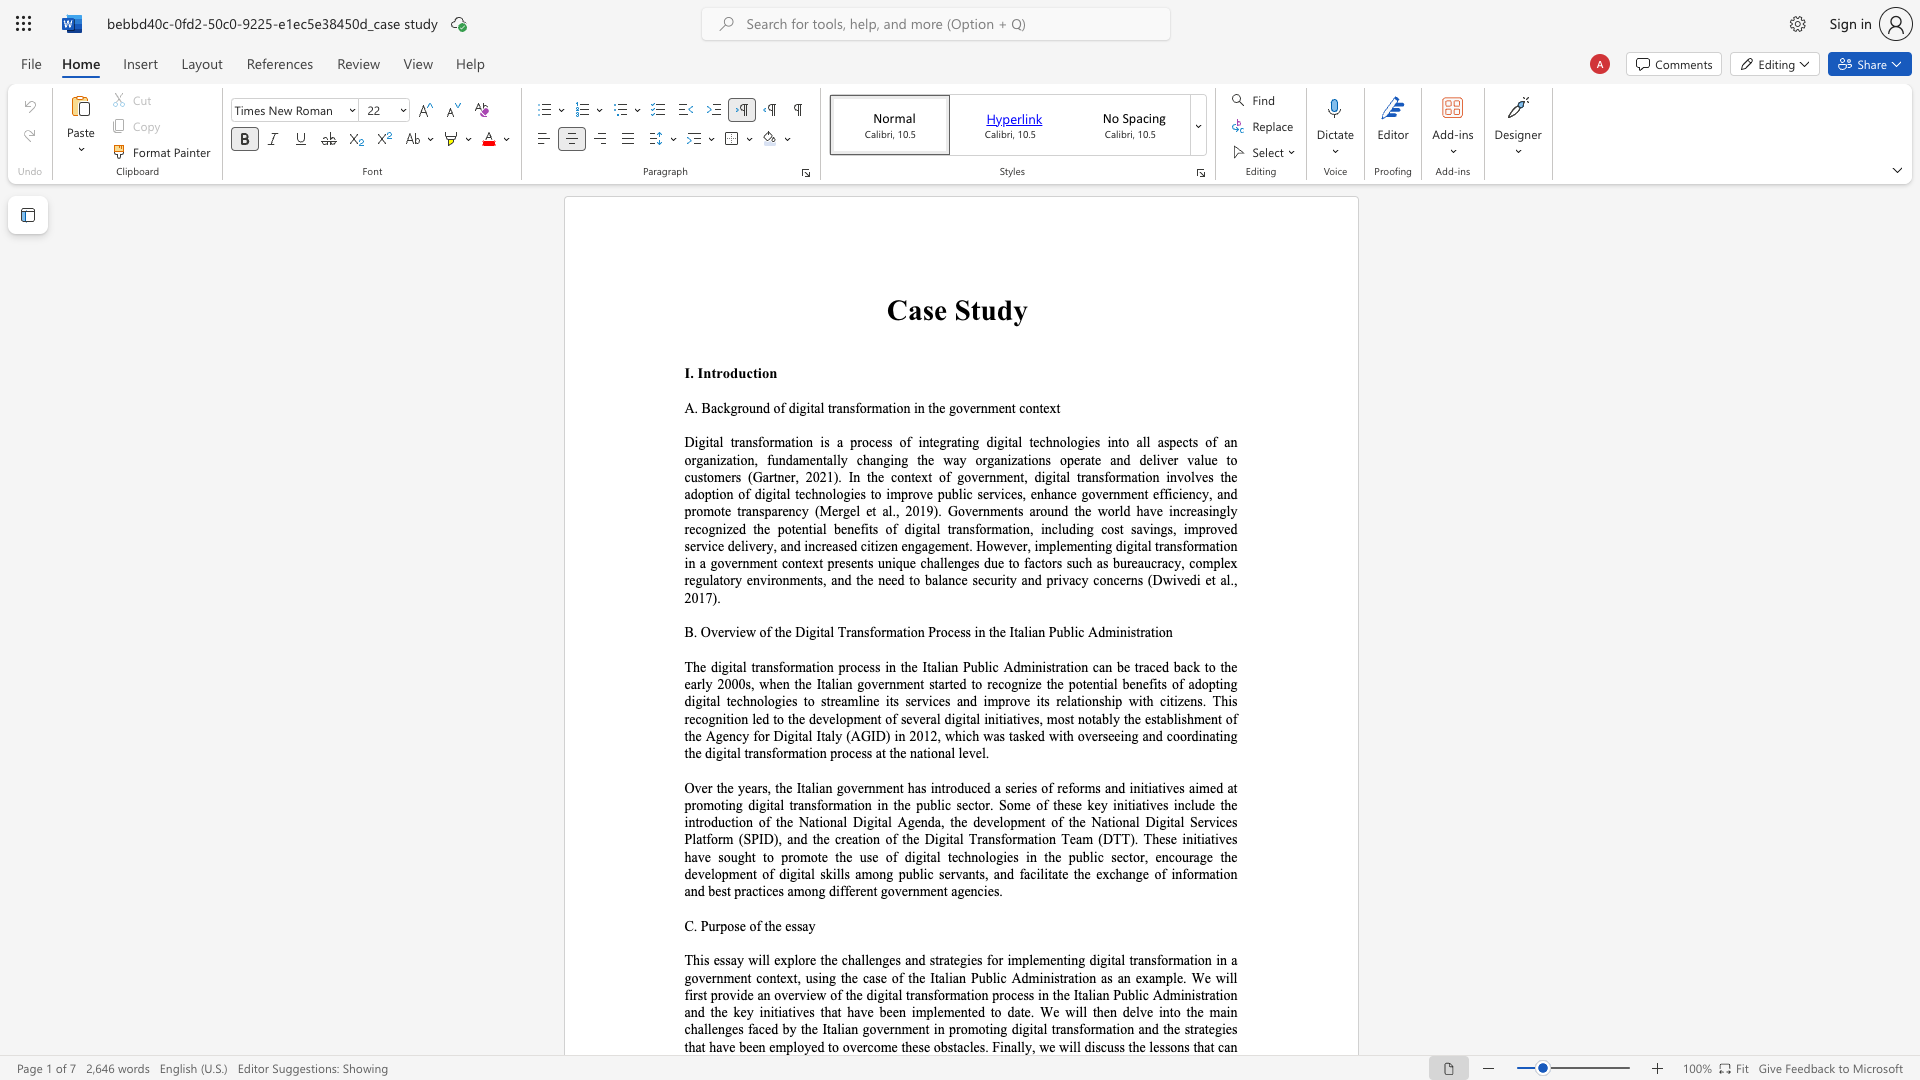  What do you see at coordinates (755, 977) in the screenshot?
I see `the subset text "context, using the case of the Italian Public Administration as an example. We will first provide an overview of the digital transformation process in the Italian Public Administration and the key initiatives t" within the text "This essay will explore the challenges and strategies for implementing digital transformation in a government context, using the case of the Italian Public Administration as an example. We will first provide an overview of the digital transformation process in the Italian Public Administration and the key initiatives that have been implemented to date. We will then delve into the main challenges faced by the Italian government in promoting digital transformation and the strategies that have been employed to"` at bounding box center [755, 977].